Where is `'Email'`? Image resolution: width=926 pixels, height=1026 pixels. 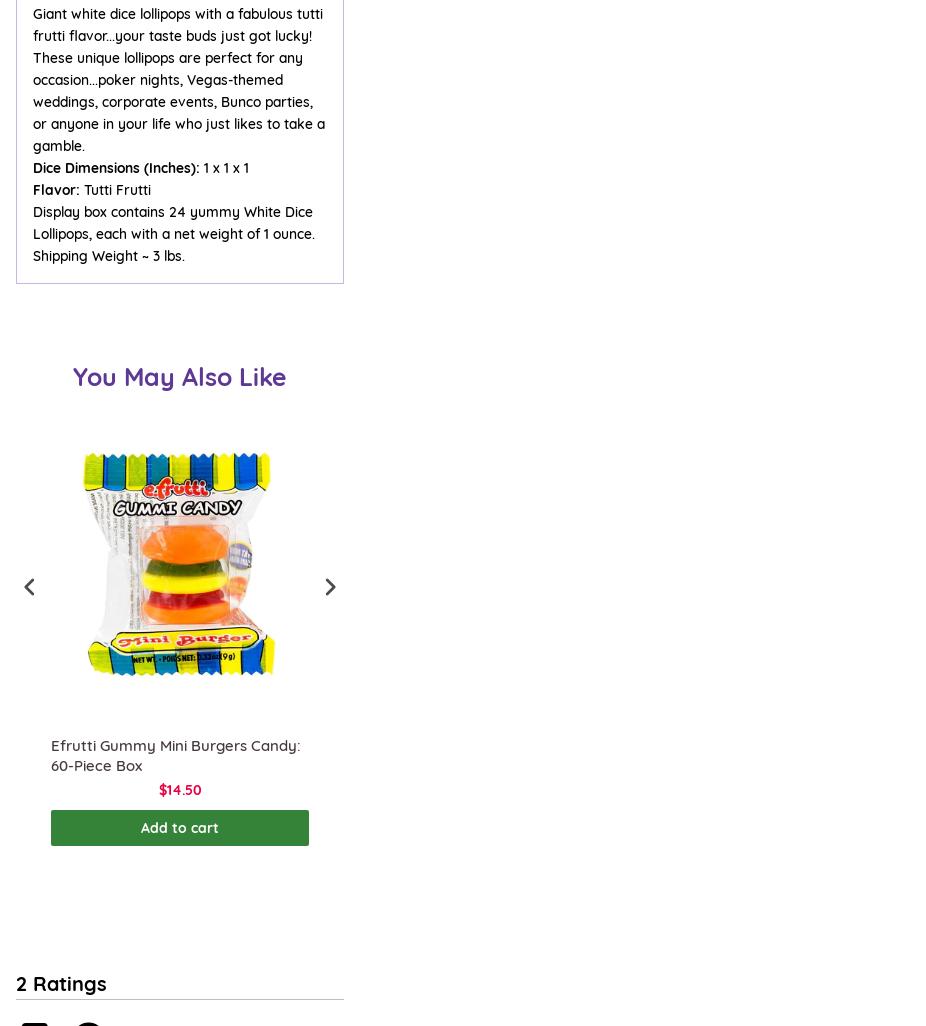
'Email' is located at coordinates (32, 998).